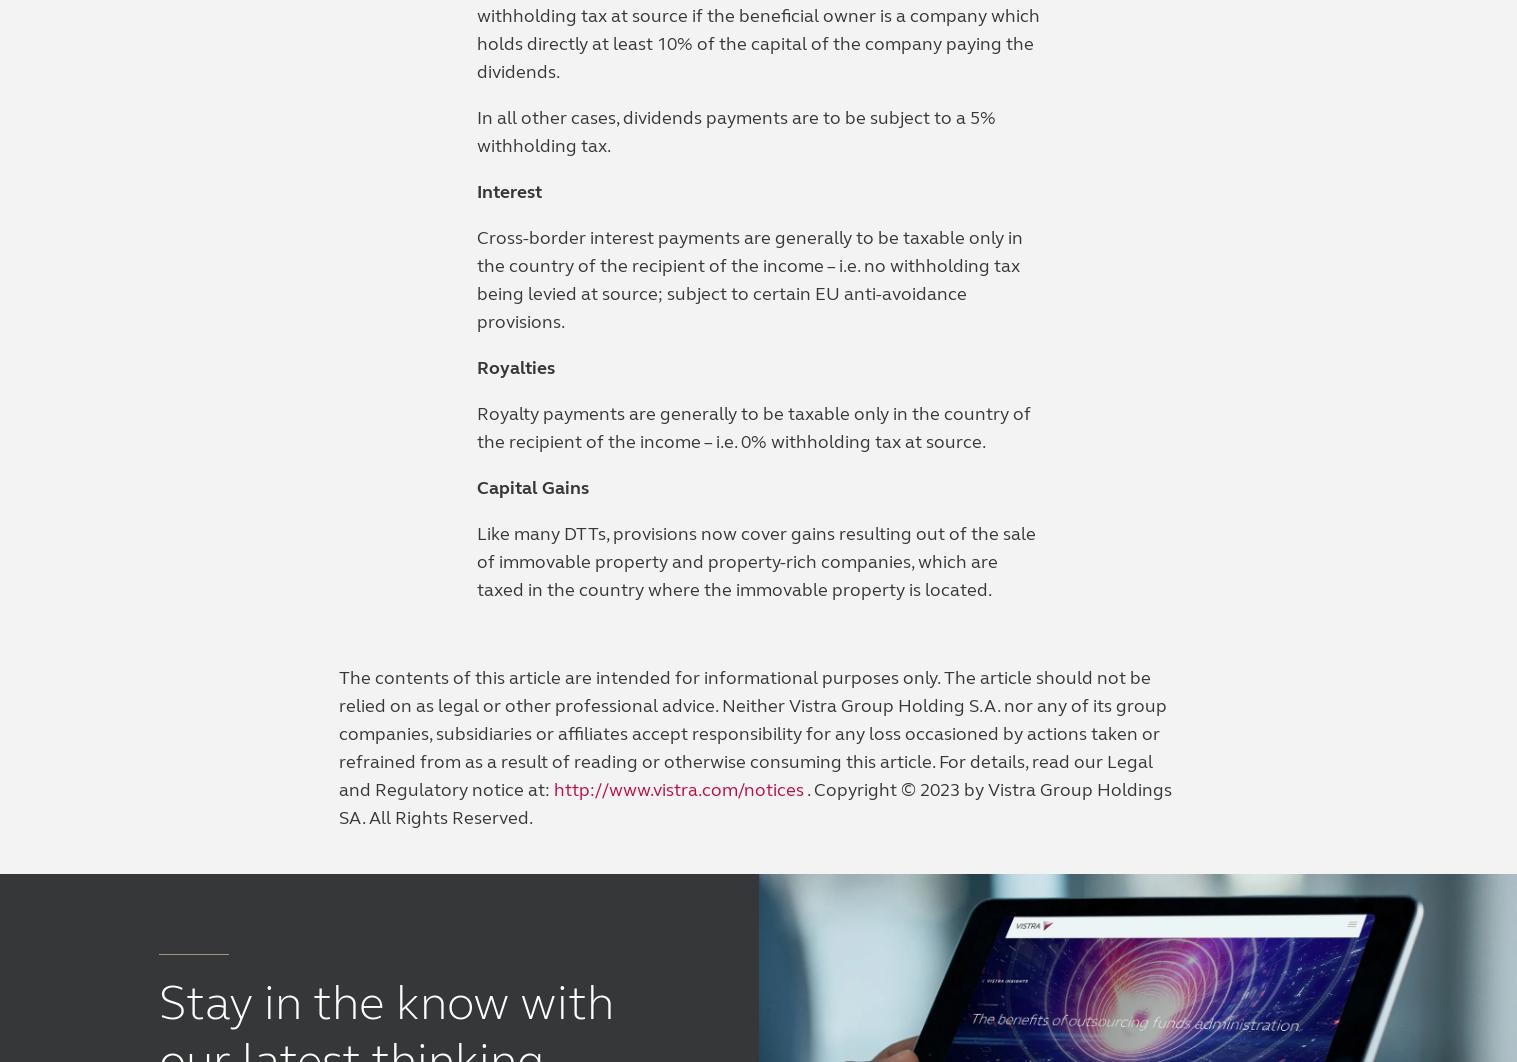 This screenshot has width=1517, height=1062. What do you see at coordinates (199, 953) in the screenshot?
I see `'©2023 Vistra'` at bounding box center [199, 953].